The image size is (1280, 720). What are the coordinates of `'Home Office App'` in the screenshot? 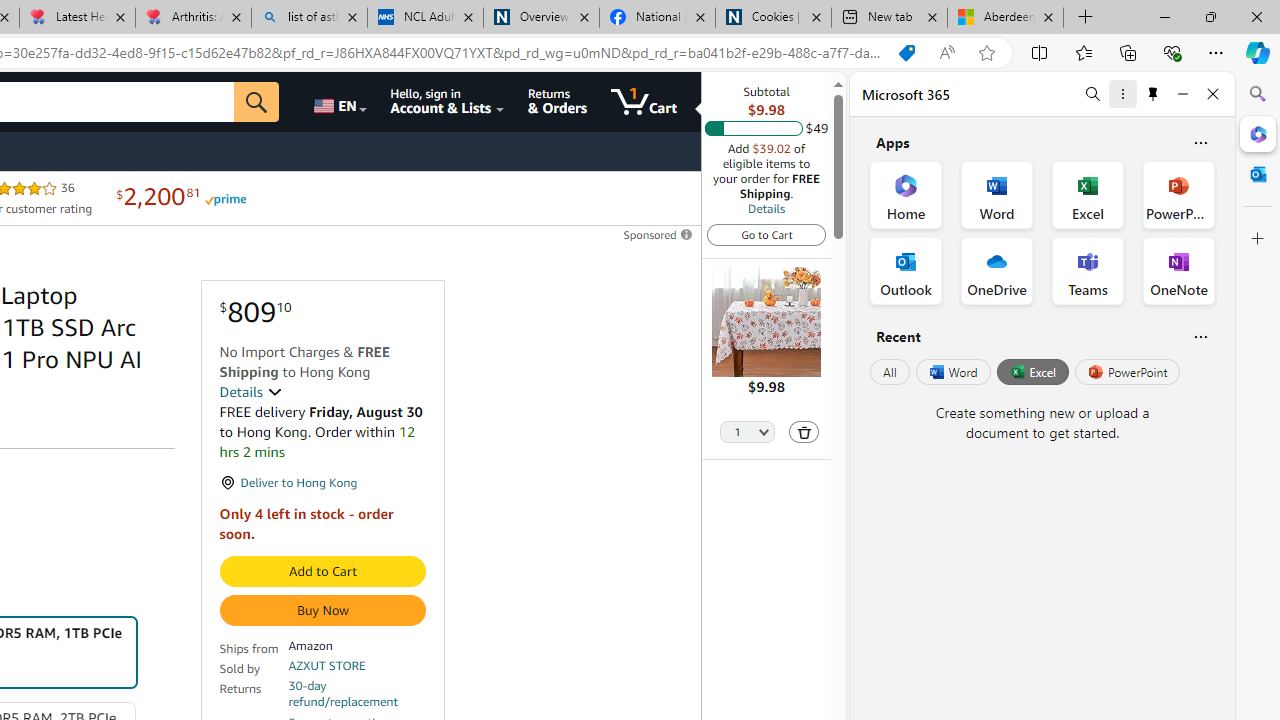 It's located at (905, 195).